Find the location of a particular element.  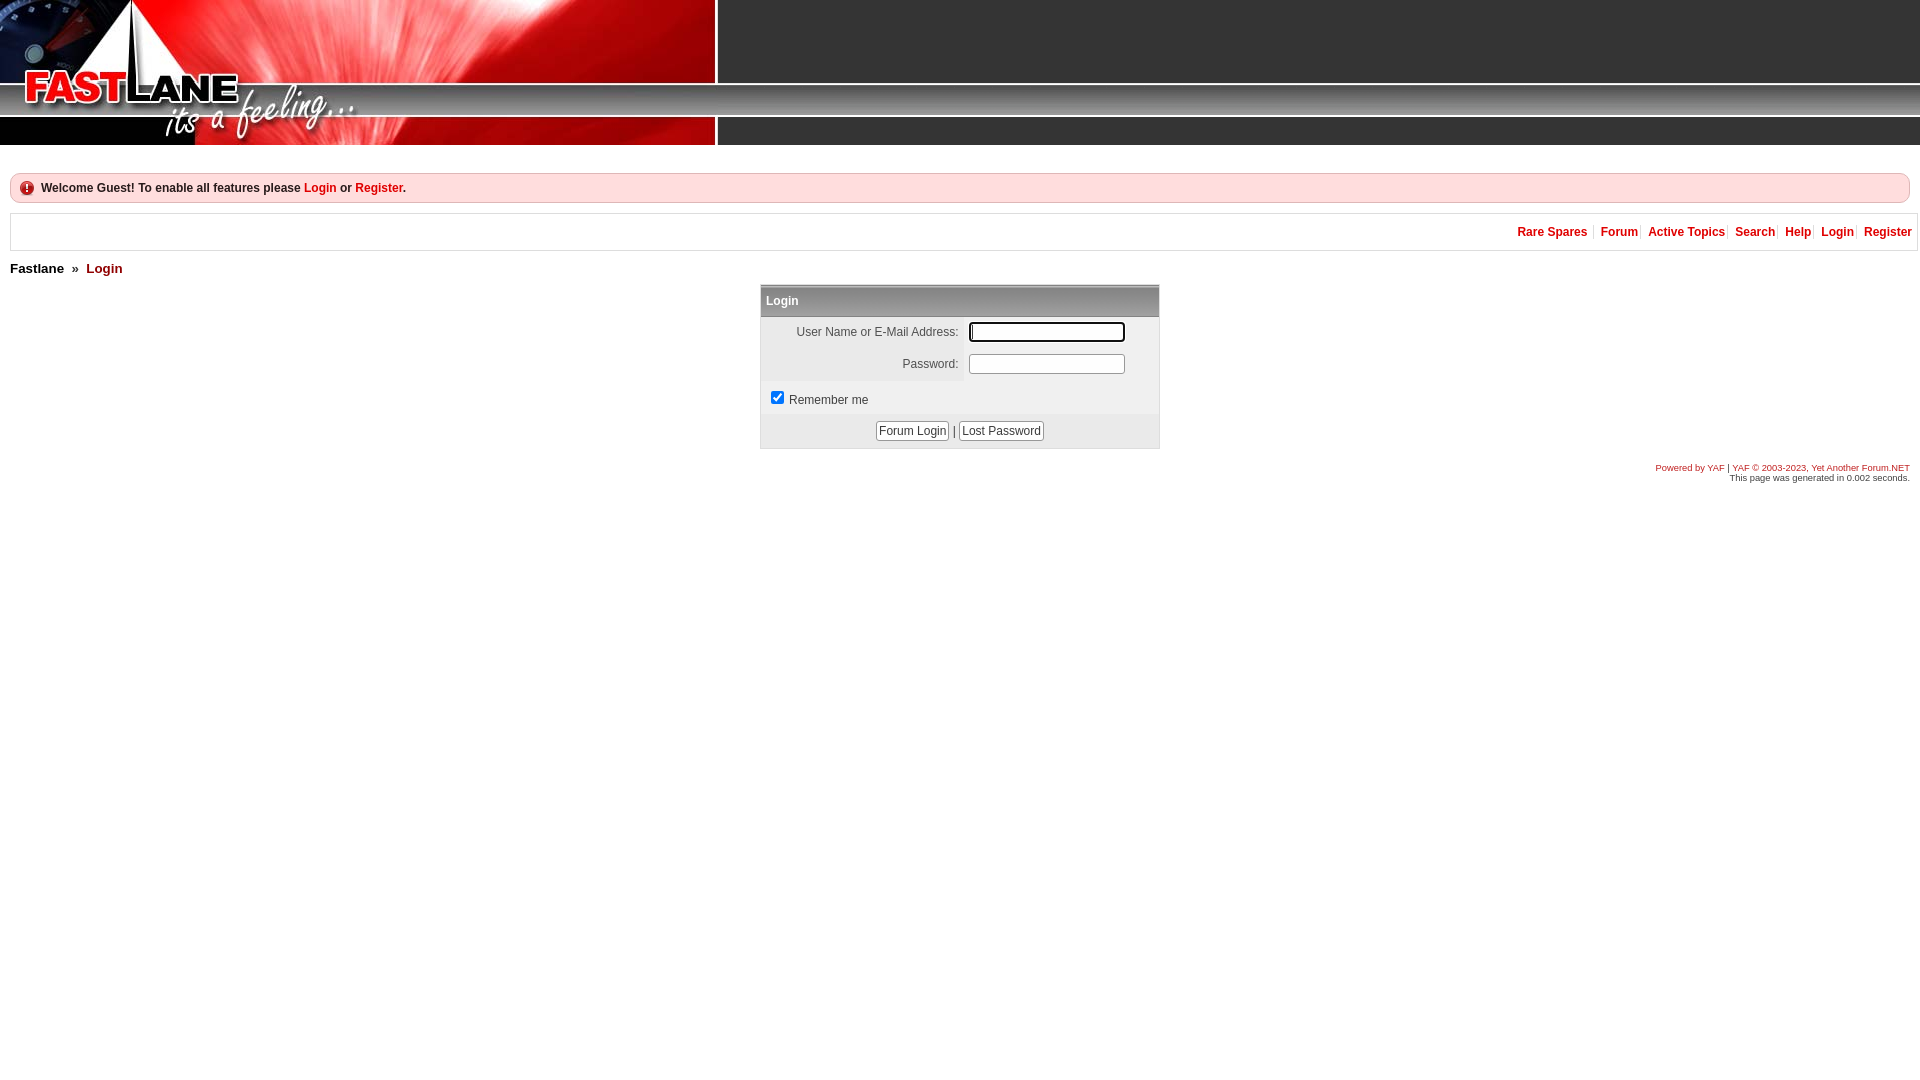

'Rare Spares' is located at coordinates (1550, 230).